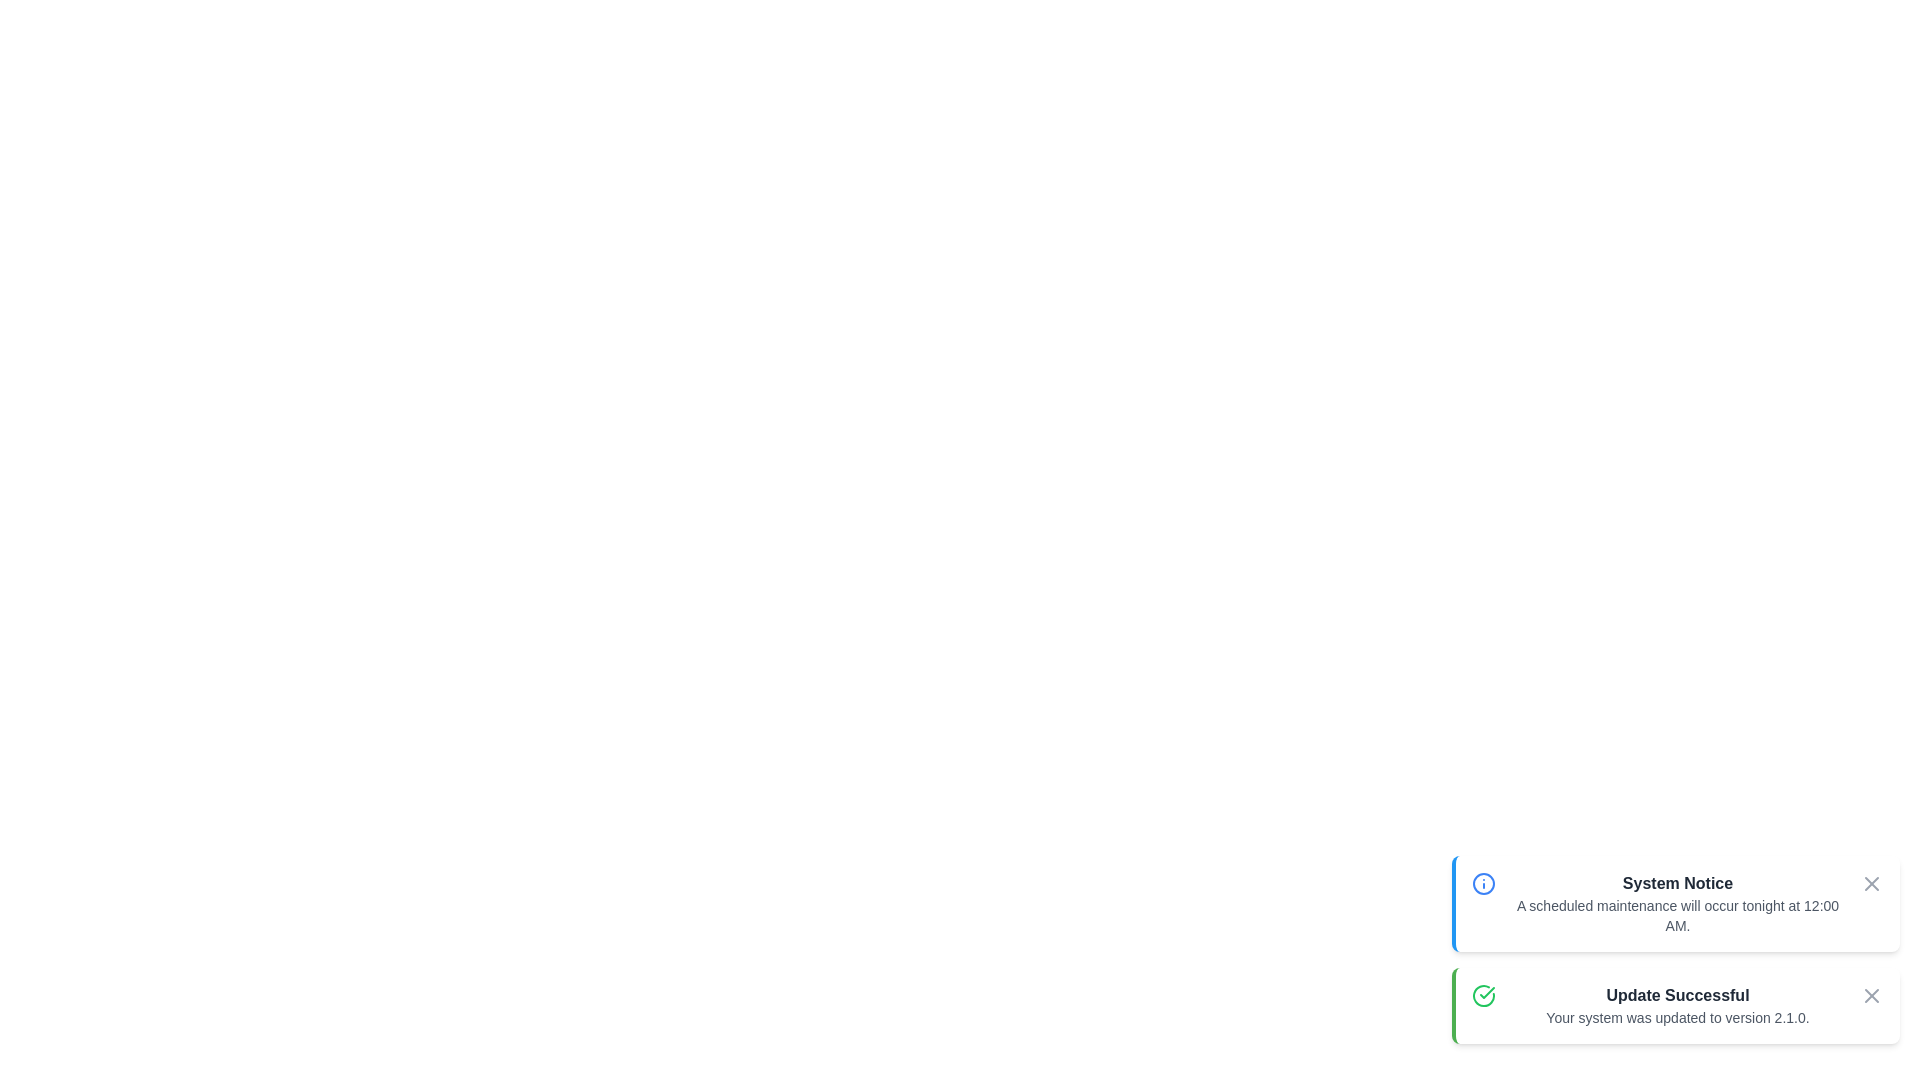  Describe the element at coordinates (1675, 903) in the screenshot. I see `the notification element System Notice to analyze its layout` at that location.